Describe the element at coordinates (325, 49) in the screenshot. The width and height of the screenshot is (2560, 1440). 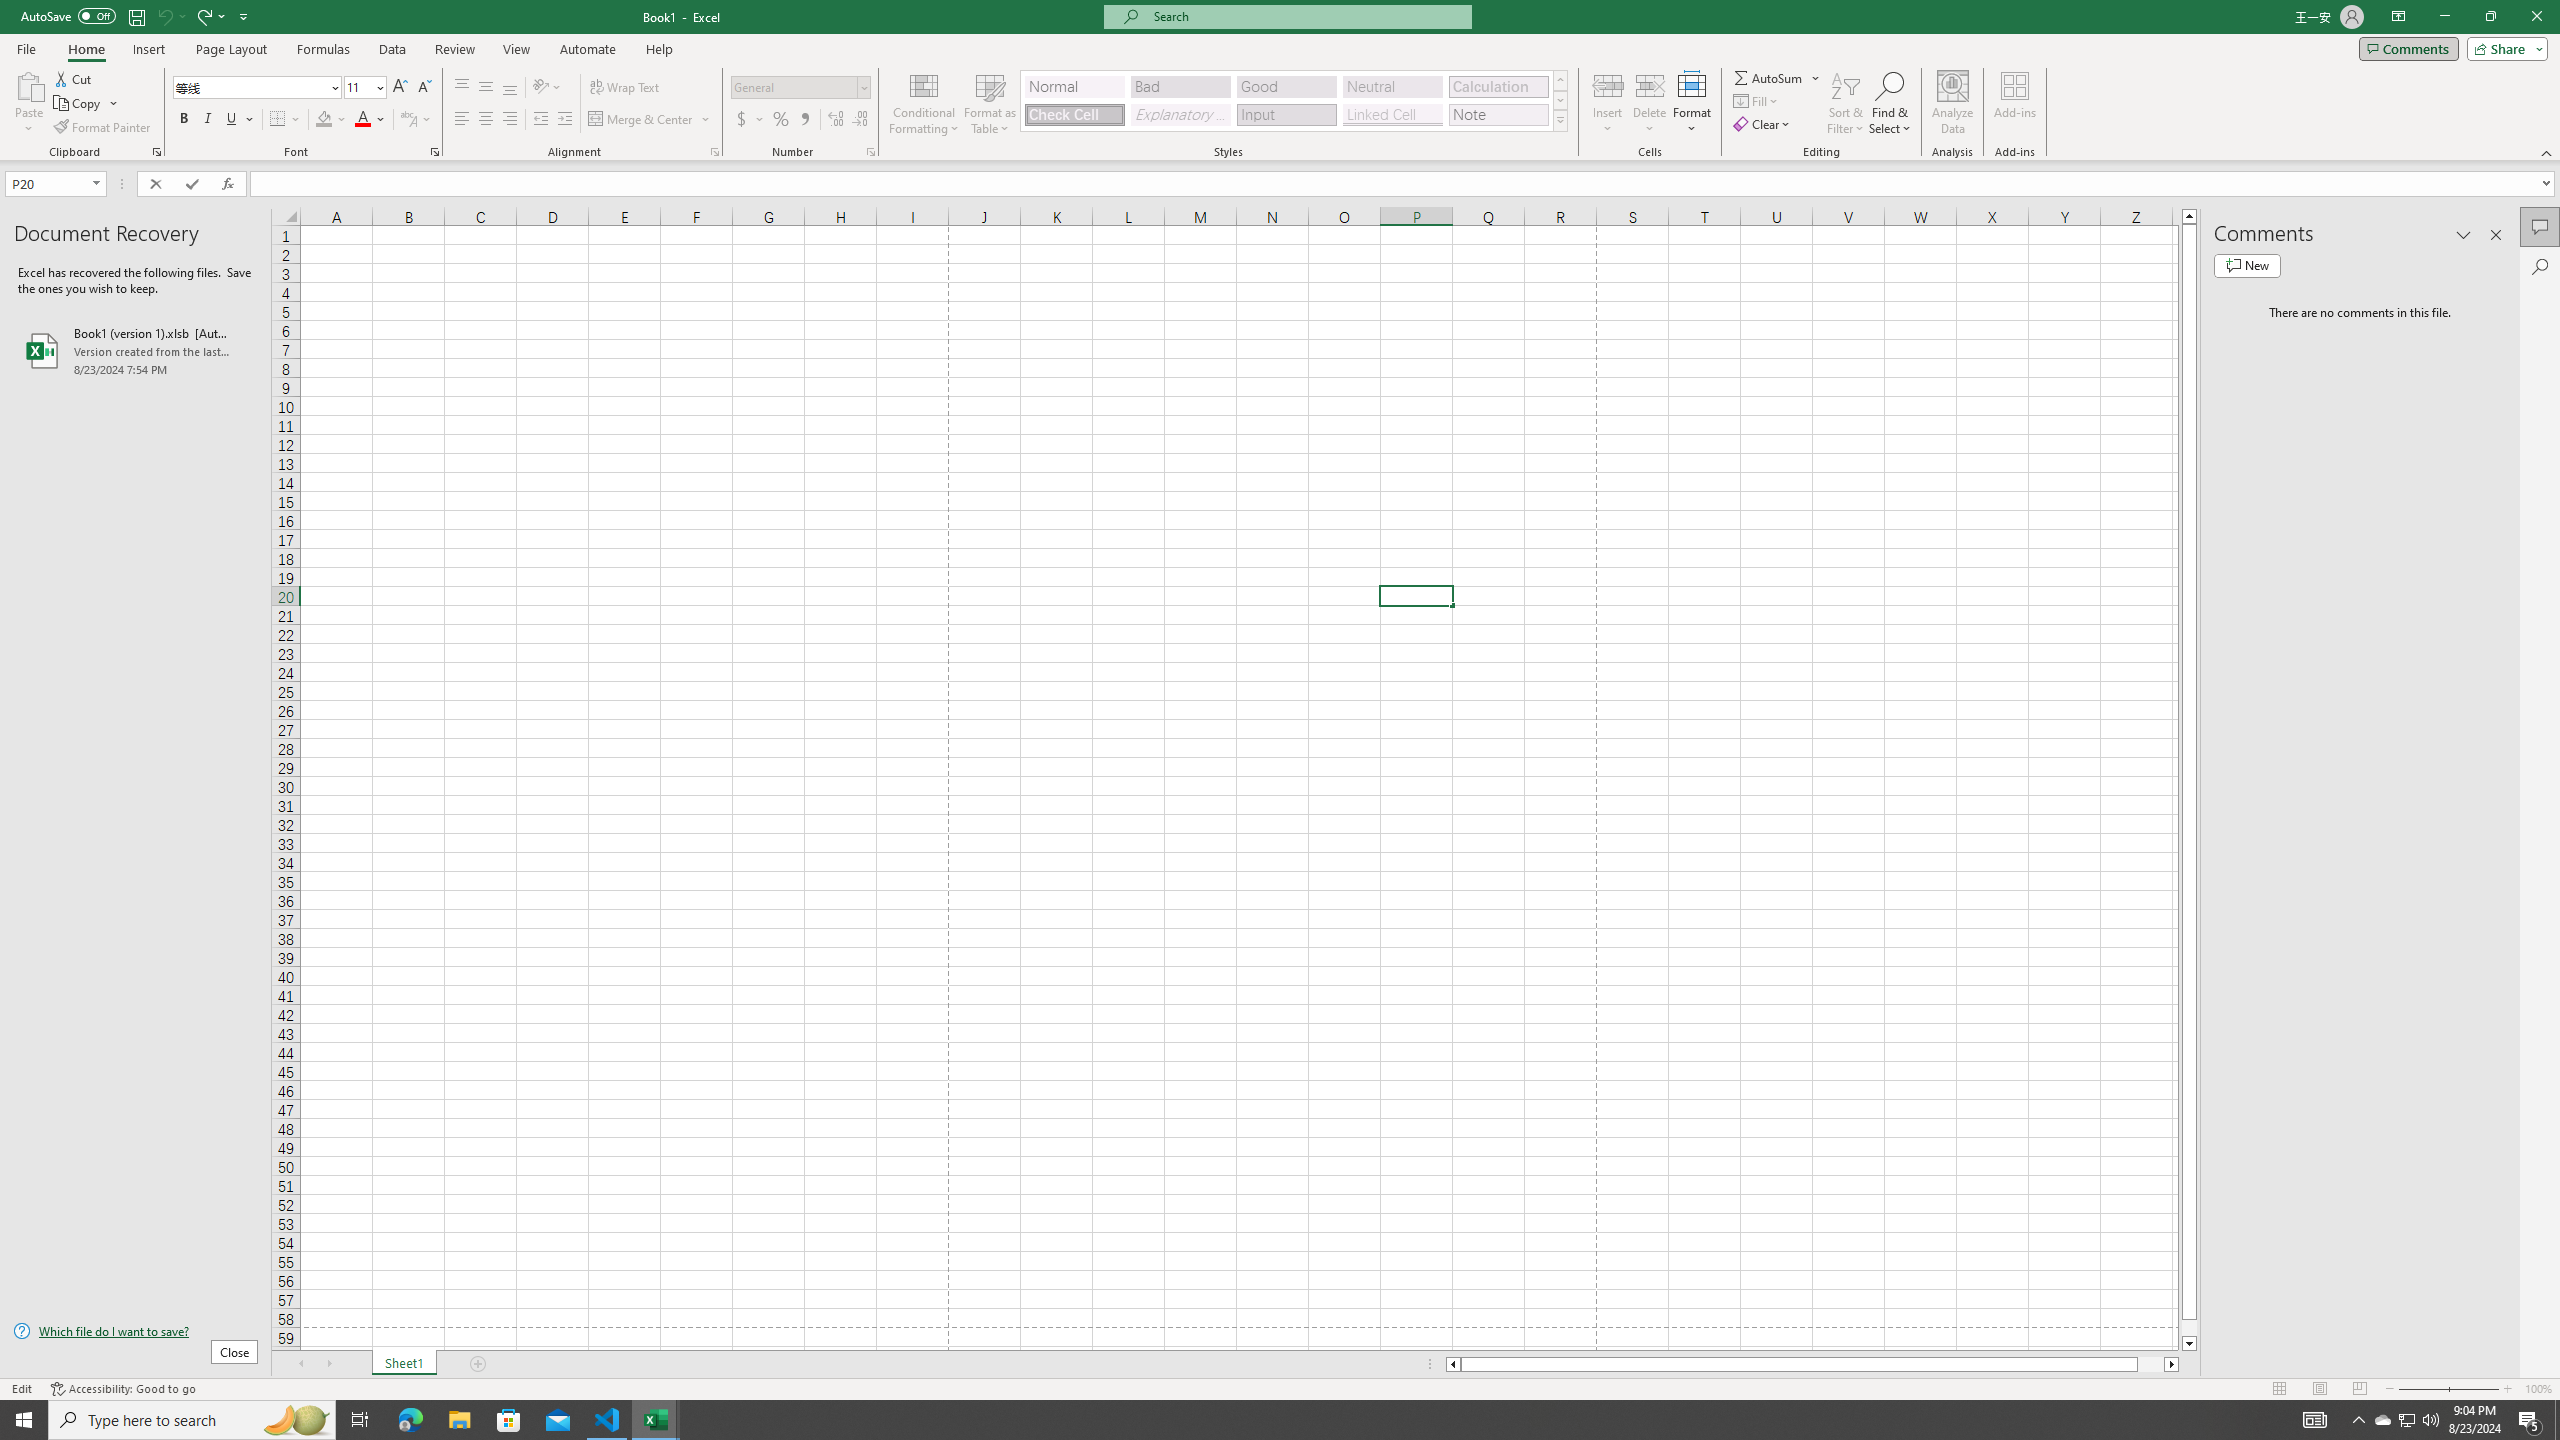
I see `'Formulas'` at that location.